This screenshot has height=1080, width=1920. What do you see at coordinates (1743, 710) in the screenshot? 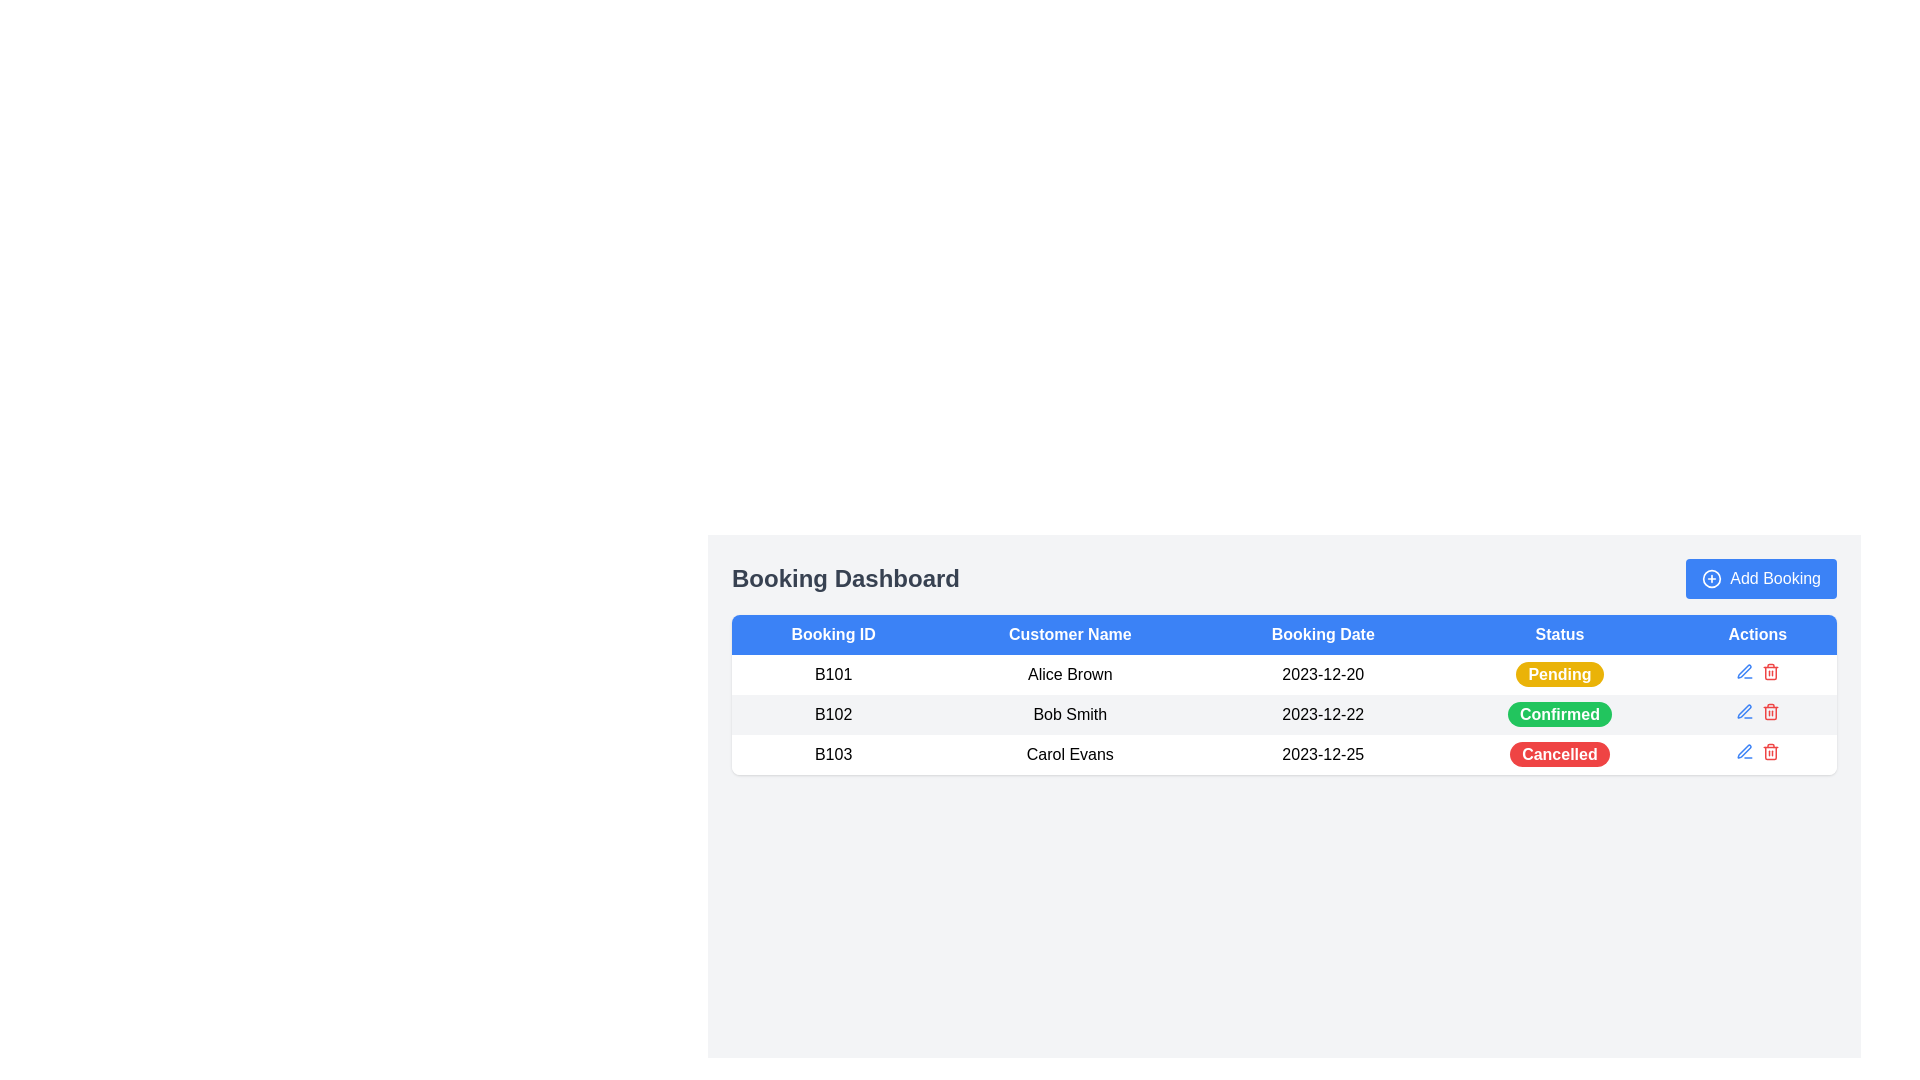
I see `the edit button icon located in the 'Actions' column of the booking entry row` at bounding box center [1743, 710].